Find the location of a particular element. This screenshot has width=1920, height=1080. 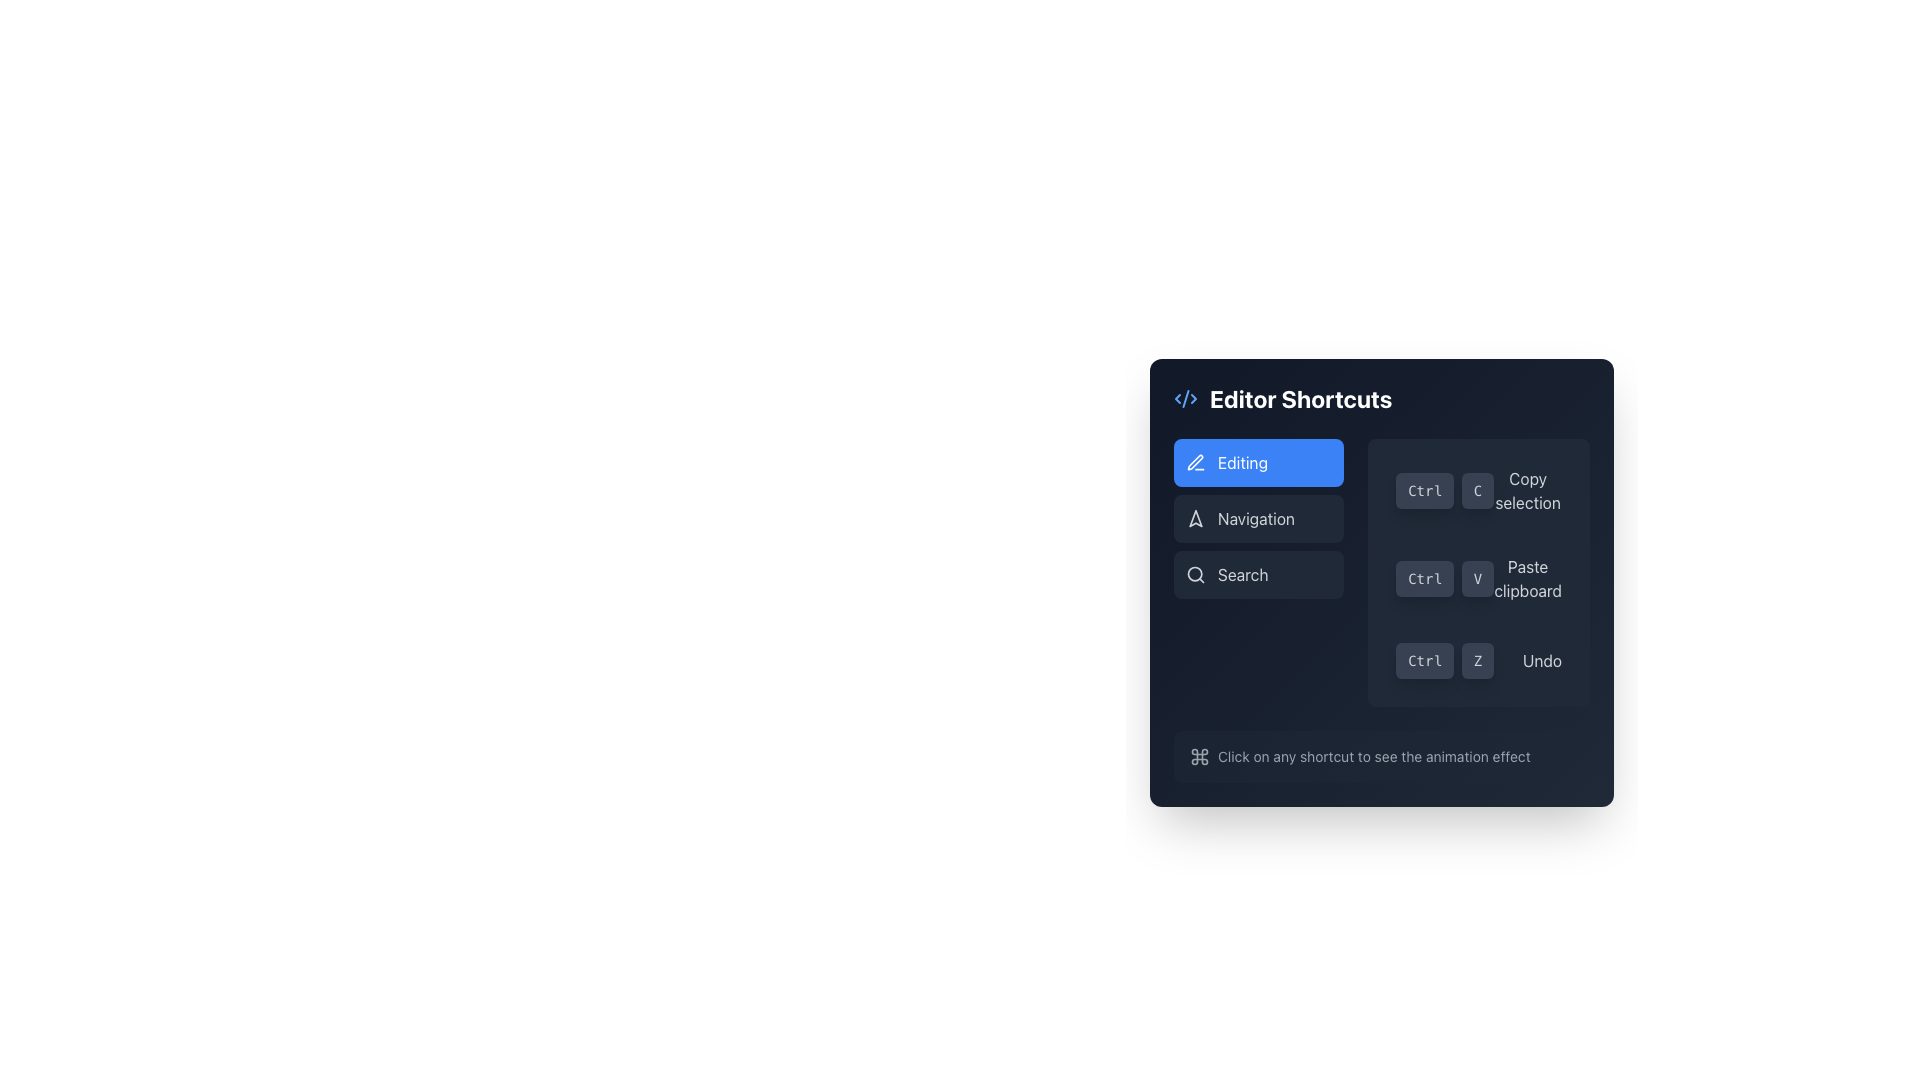

the 'Search' button, which has a dark gray background and light gray text, to initiate the search is located at coordinates (1258, 574).